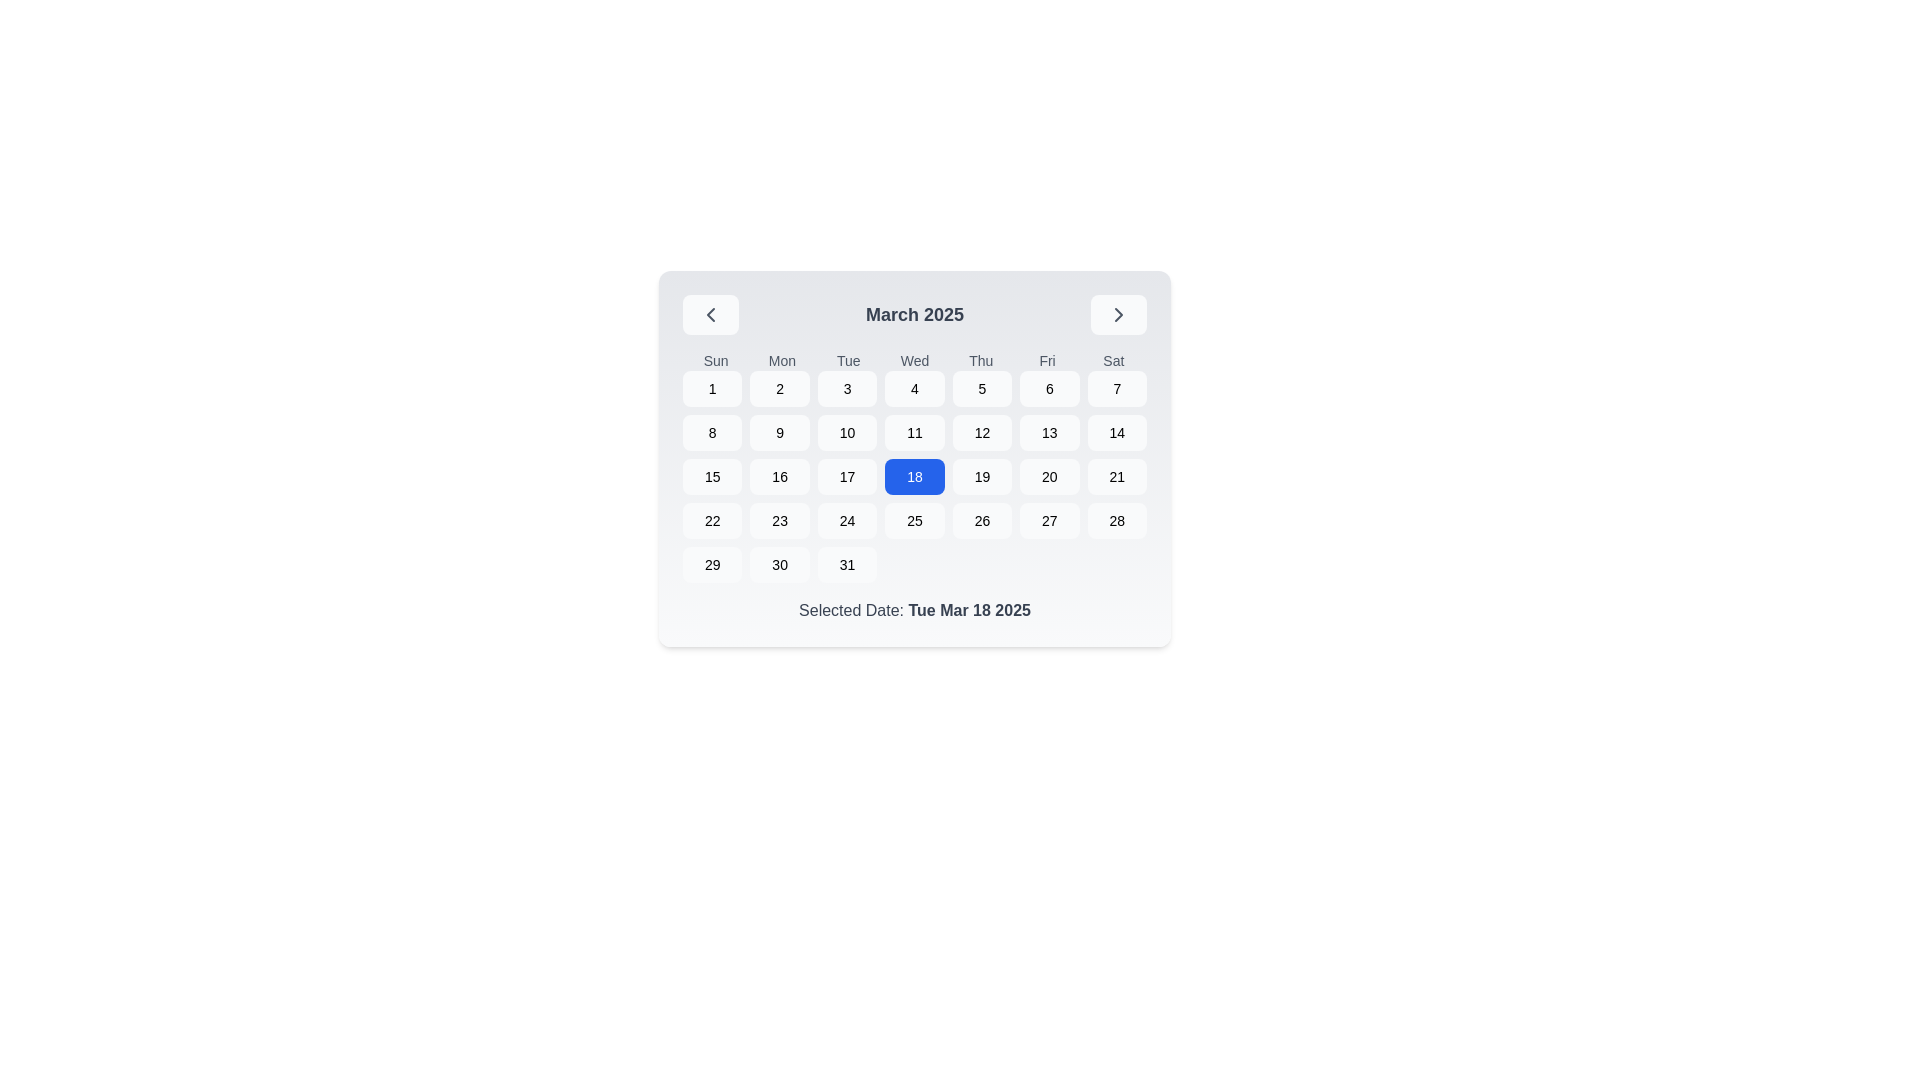 The image size is (1920, 1080). Describe the element at coordinates (847, 519) in the screenshot. I see `the calendar date button representing the 24th day of the displayed month` at that location.